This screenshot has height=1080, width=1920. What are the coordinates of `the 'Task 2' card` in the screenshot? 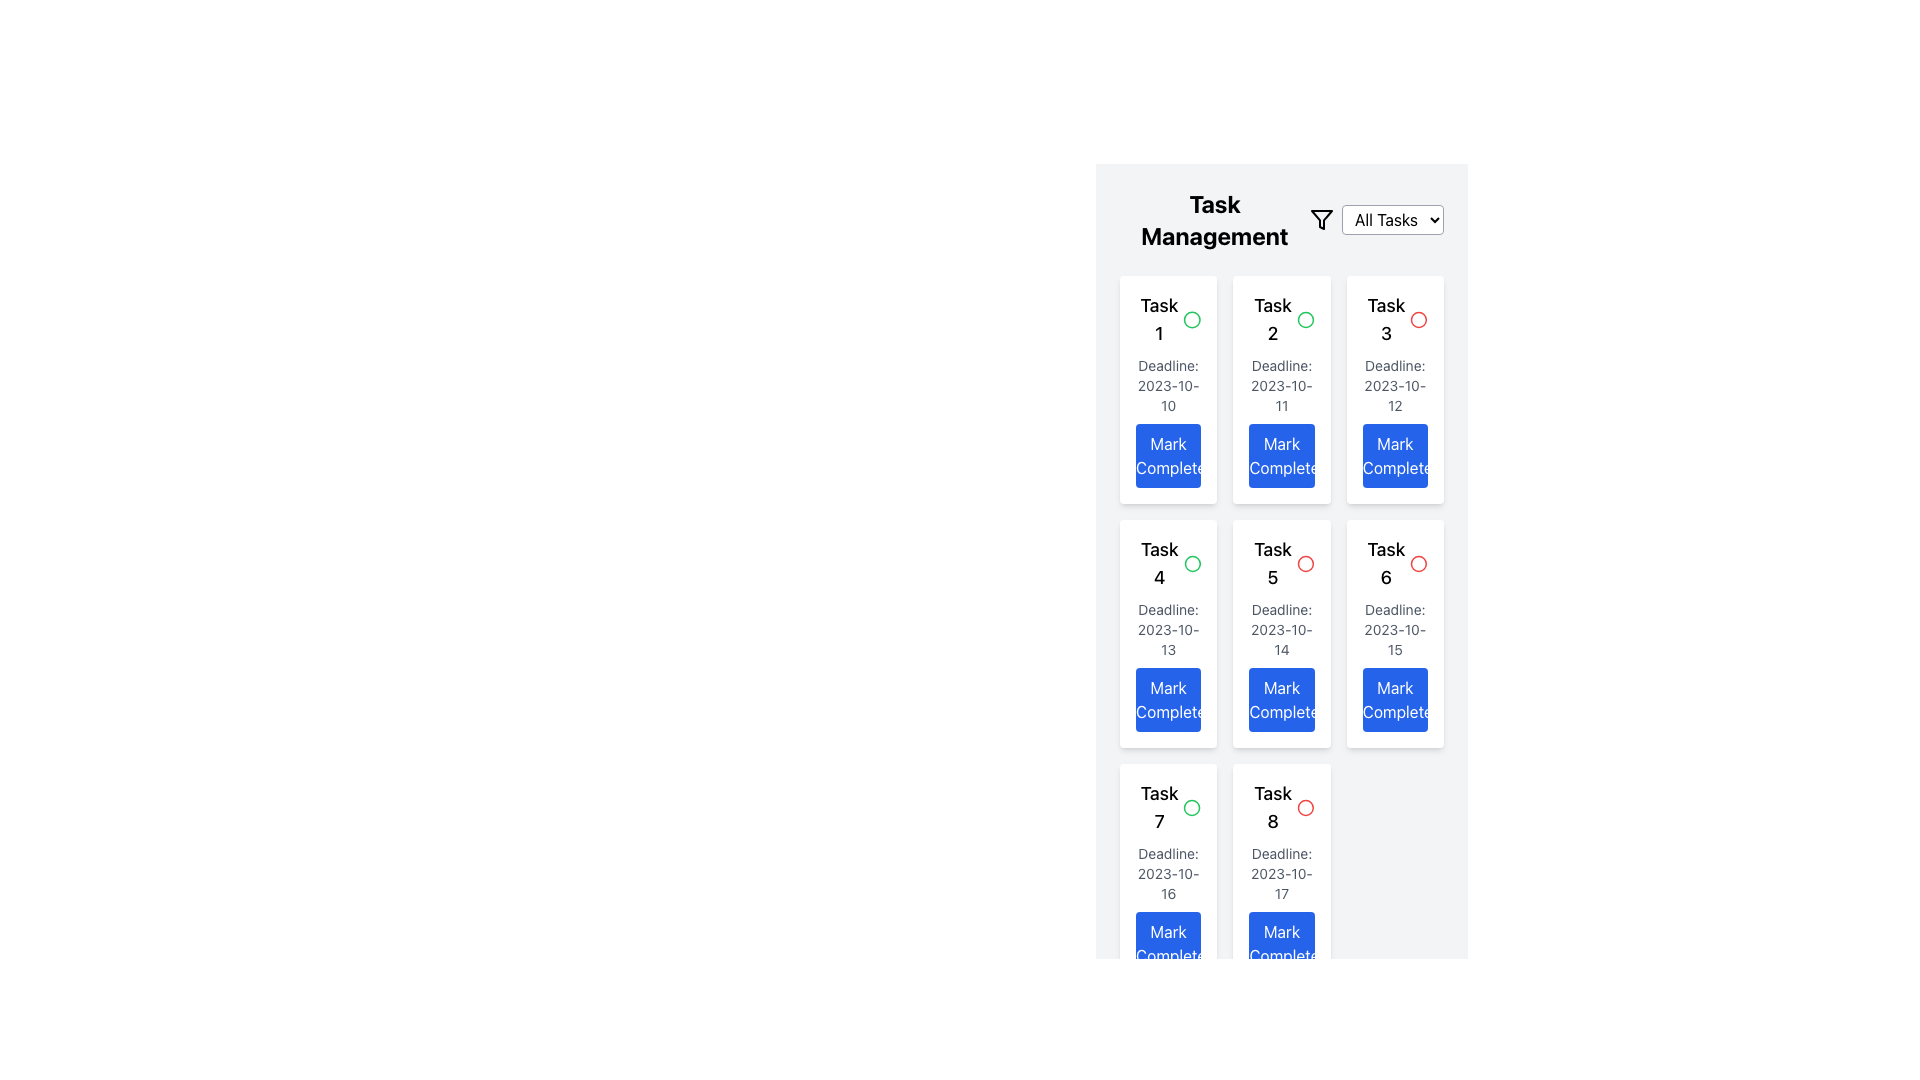 It's located at (1281, 389).